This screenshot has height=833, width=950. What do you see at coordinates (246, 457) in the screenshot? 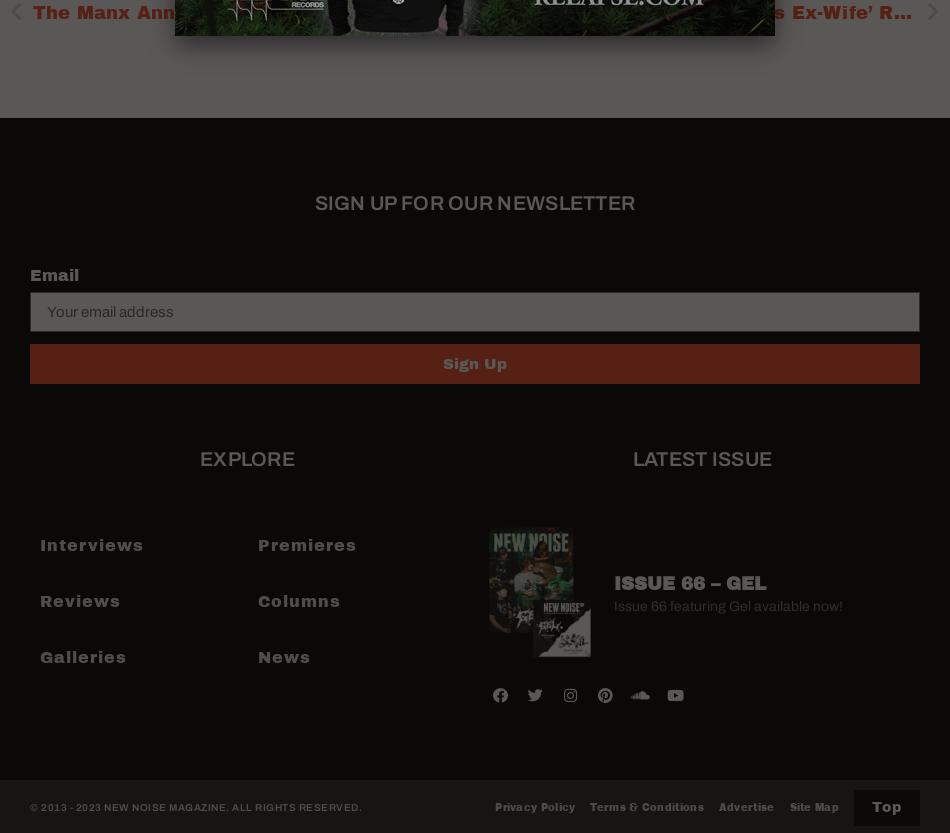
I see `'Explore'` at bounding box center [246, 457].